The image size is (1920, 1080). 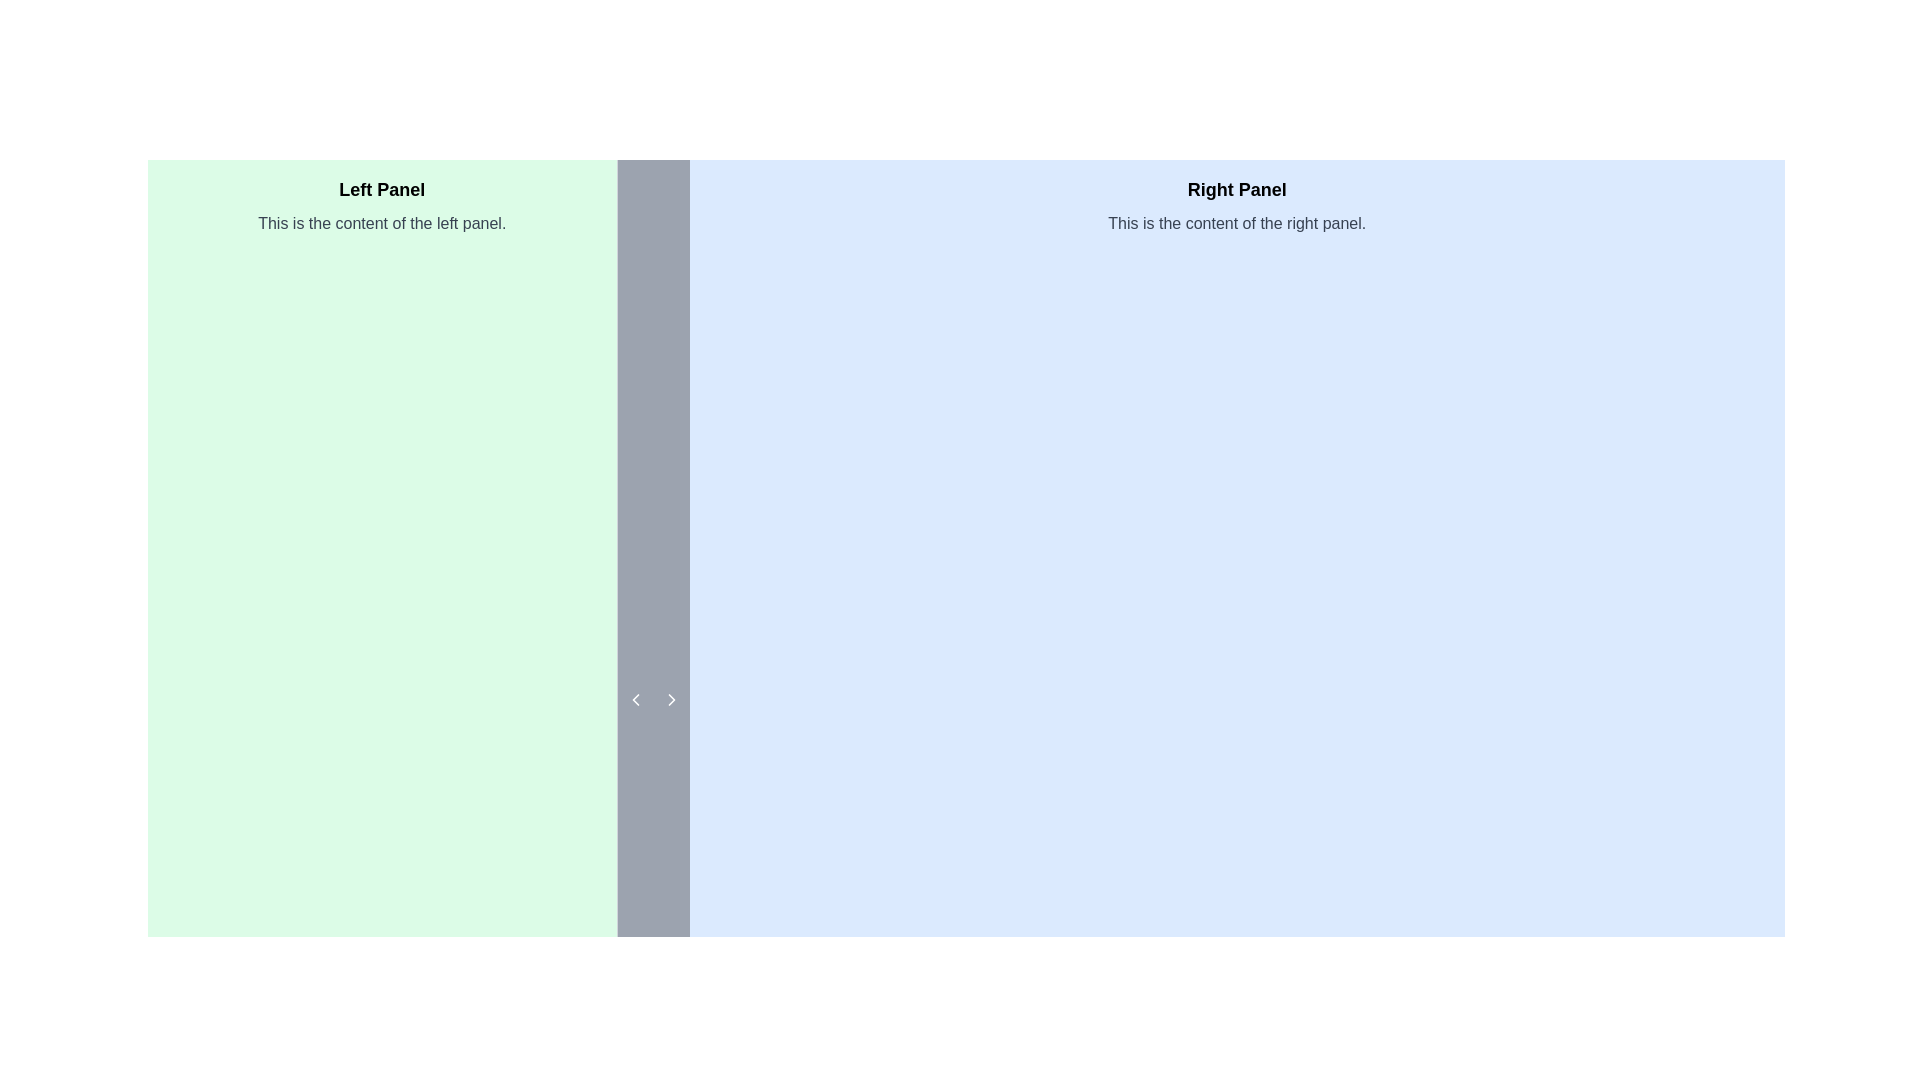 What do you see at coordinates (1236, 223) in the screenshot?
I see `text label located below the title 'Right Panel' in the right panel area, which serves as a descriptive statement providing information or context related to the panel's purpose` at bounding box center [1236, 223].